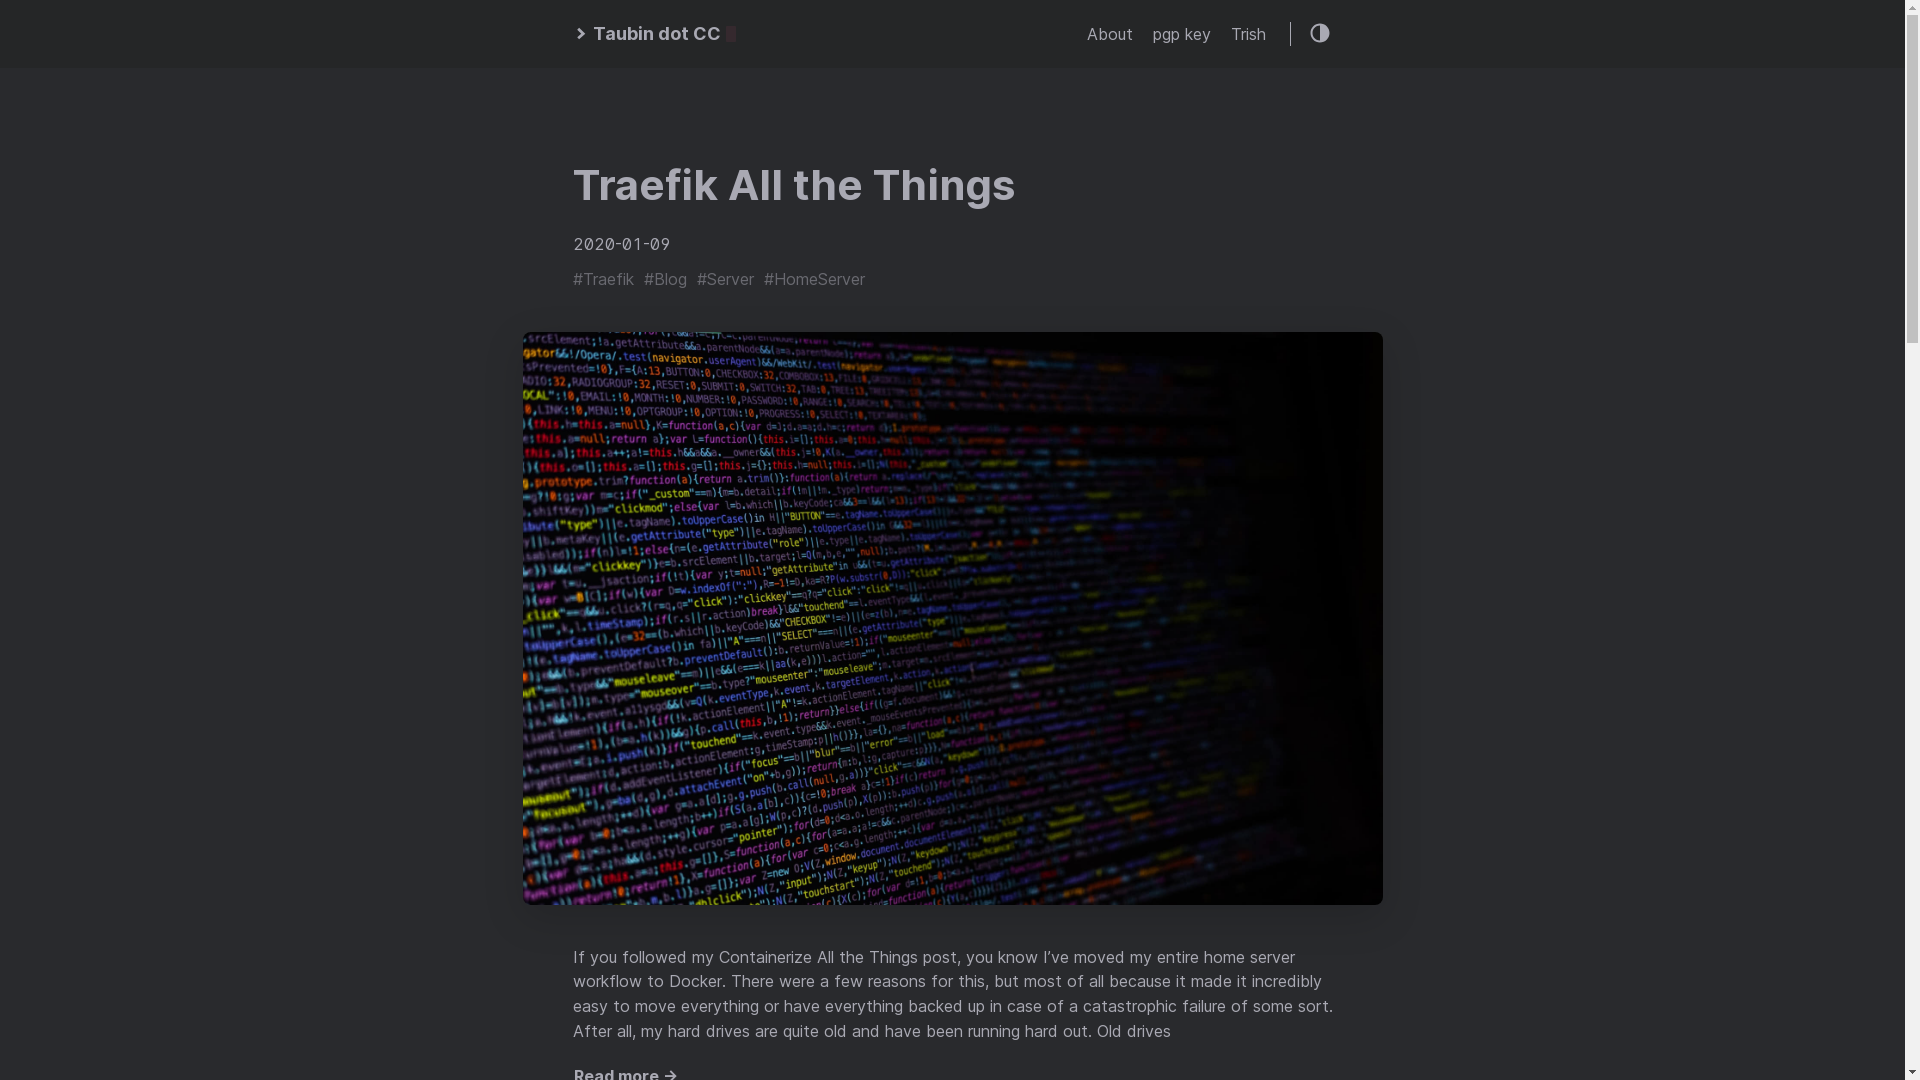 This screenshot has width=1920, height=1080. I want to click on 'pgp key', so click(1180, 34).